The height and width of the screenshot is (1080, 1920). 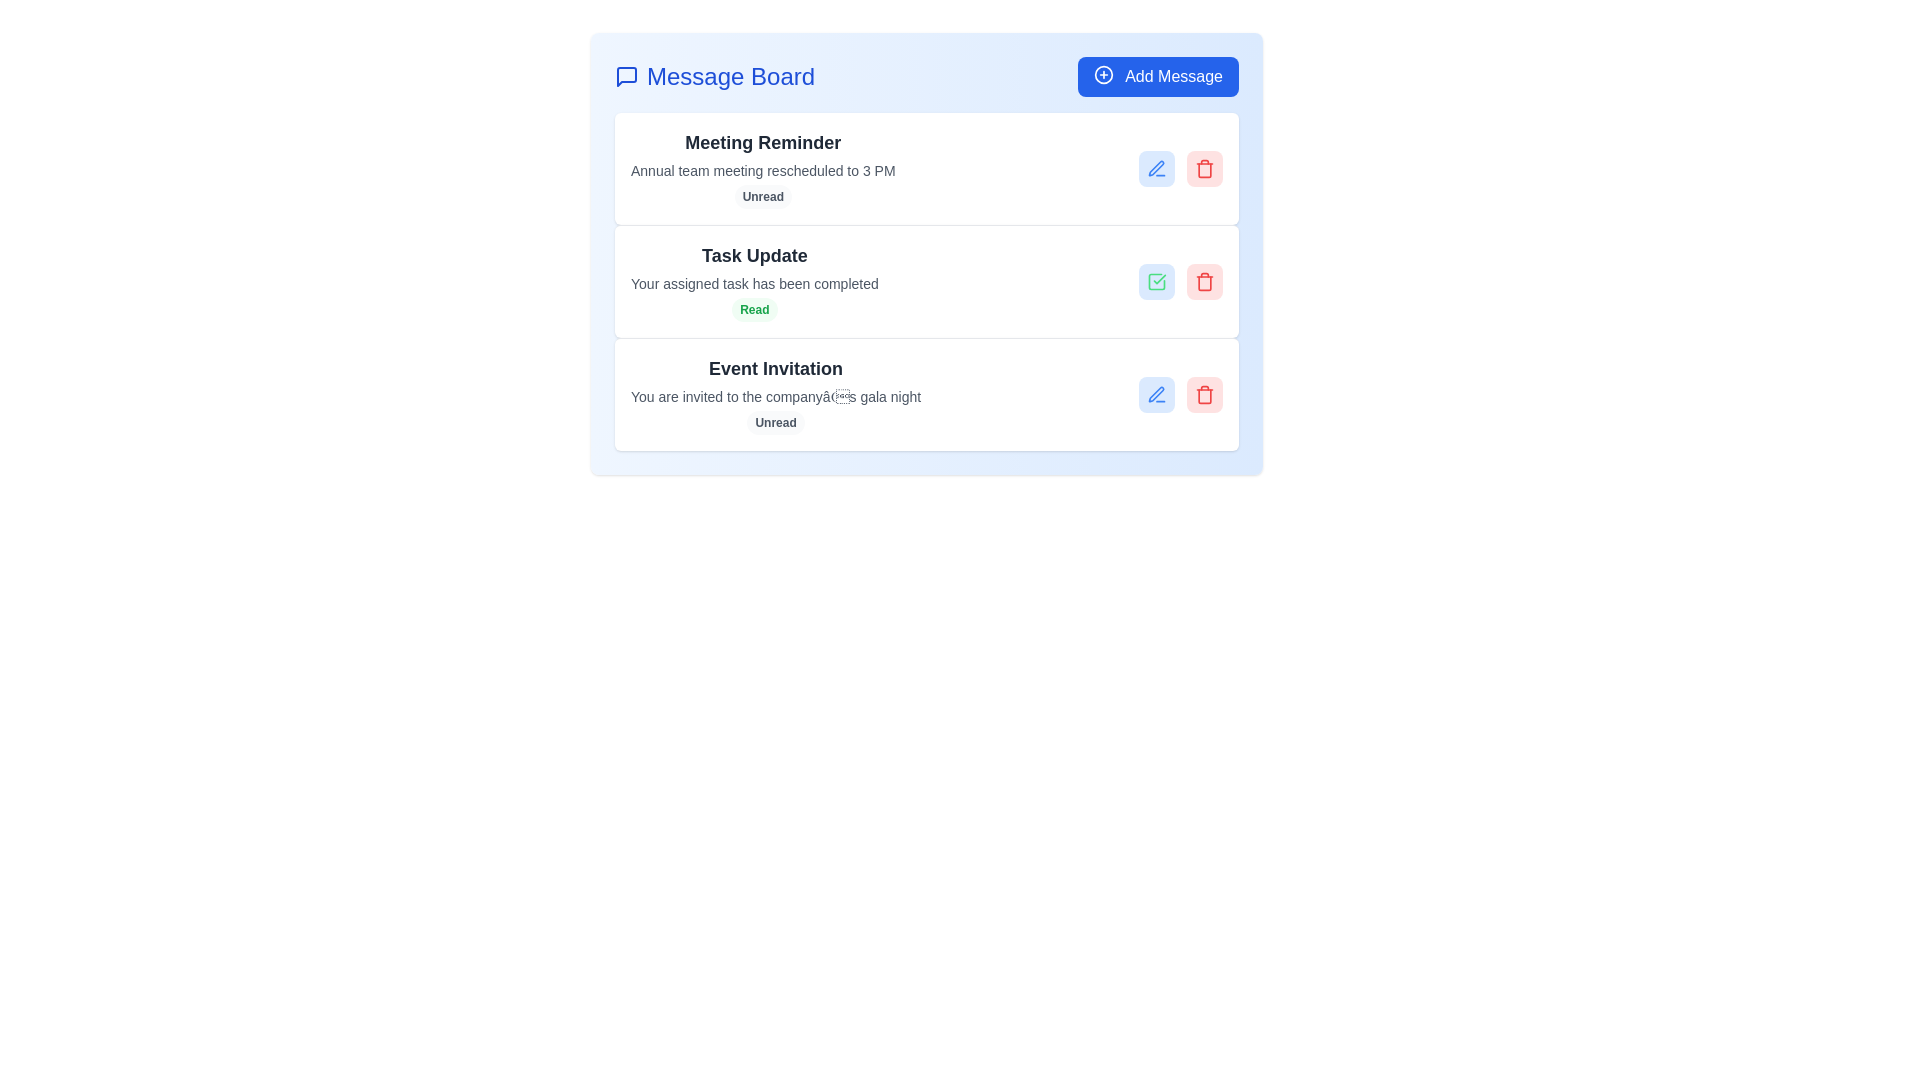 What do you see at coordinates (1158, 76) in the screenshot?
I see `the blue 'Add Message' button located at the top-right corner of the 'Message Board' section to initiate adding a new message` at bounding box center [1158, 76].